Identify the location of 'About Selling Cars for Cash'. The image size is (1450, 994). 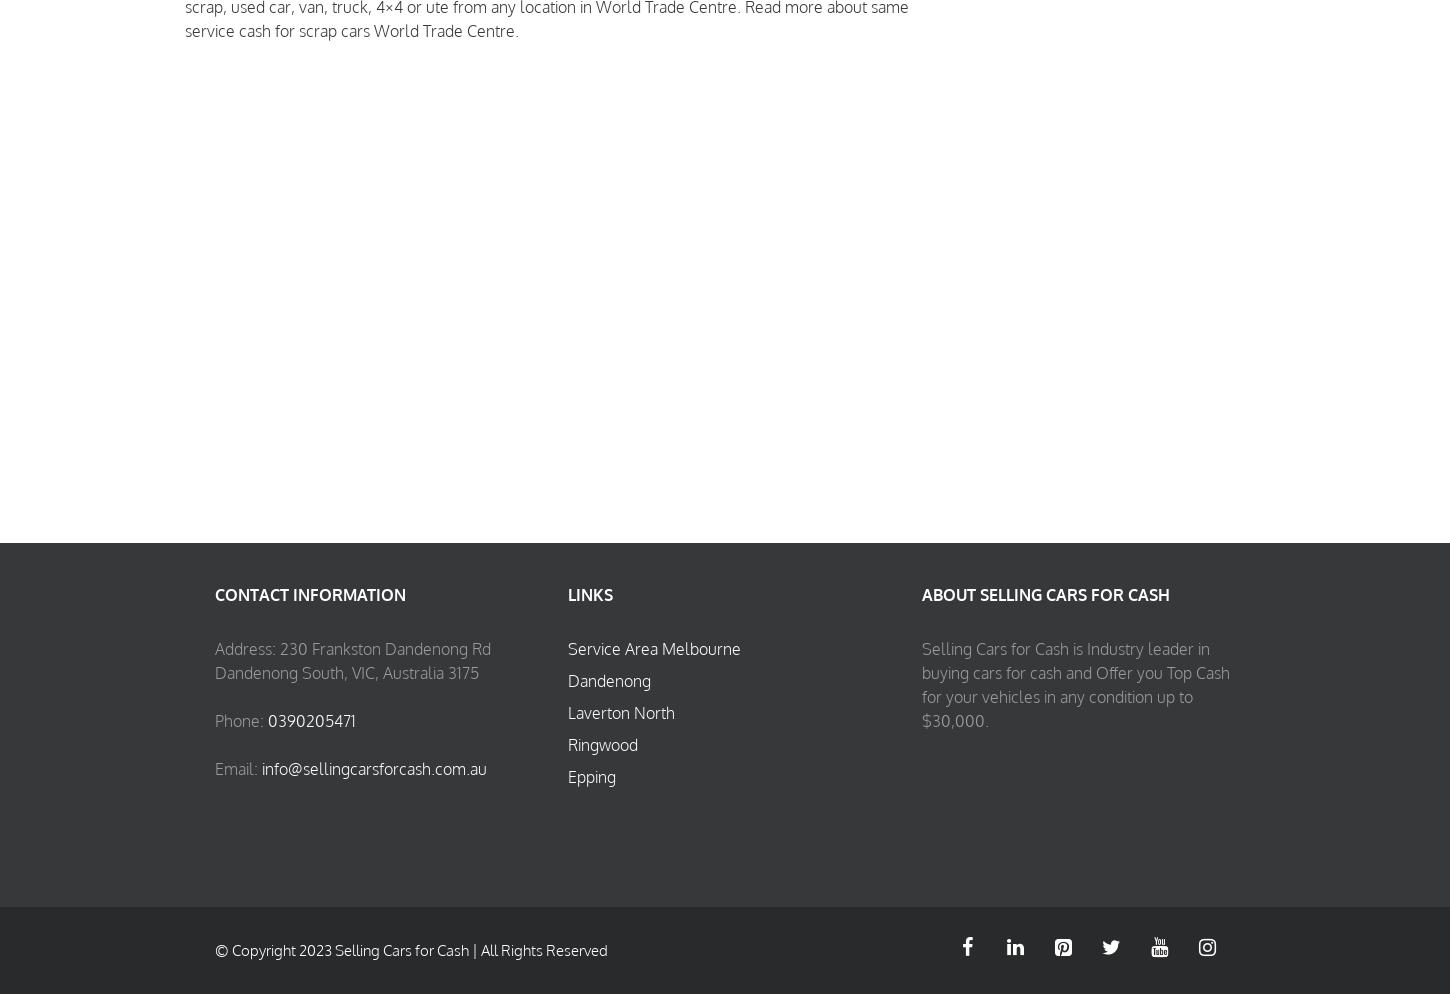
(1045, 595).